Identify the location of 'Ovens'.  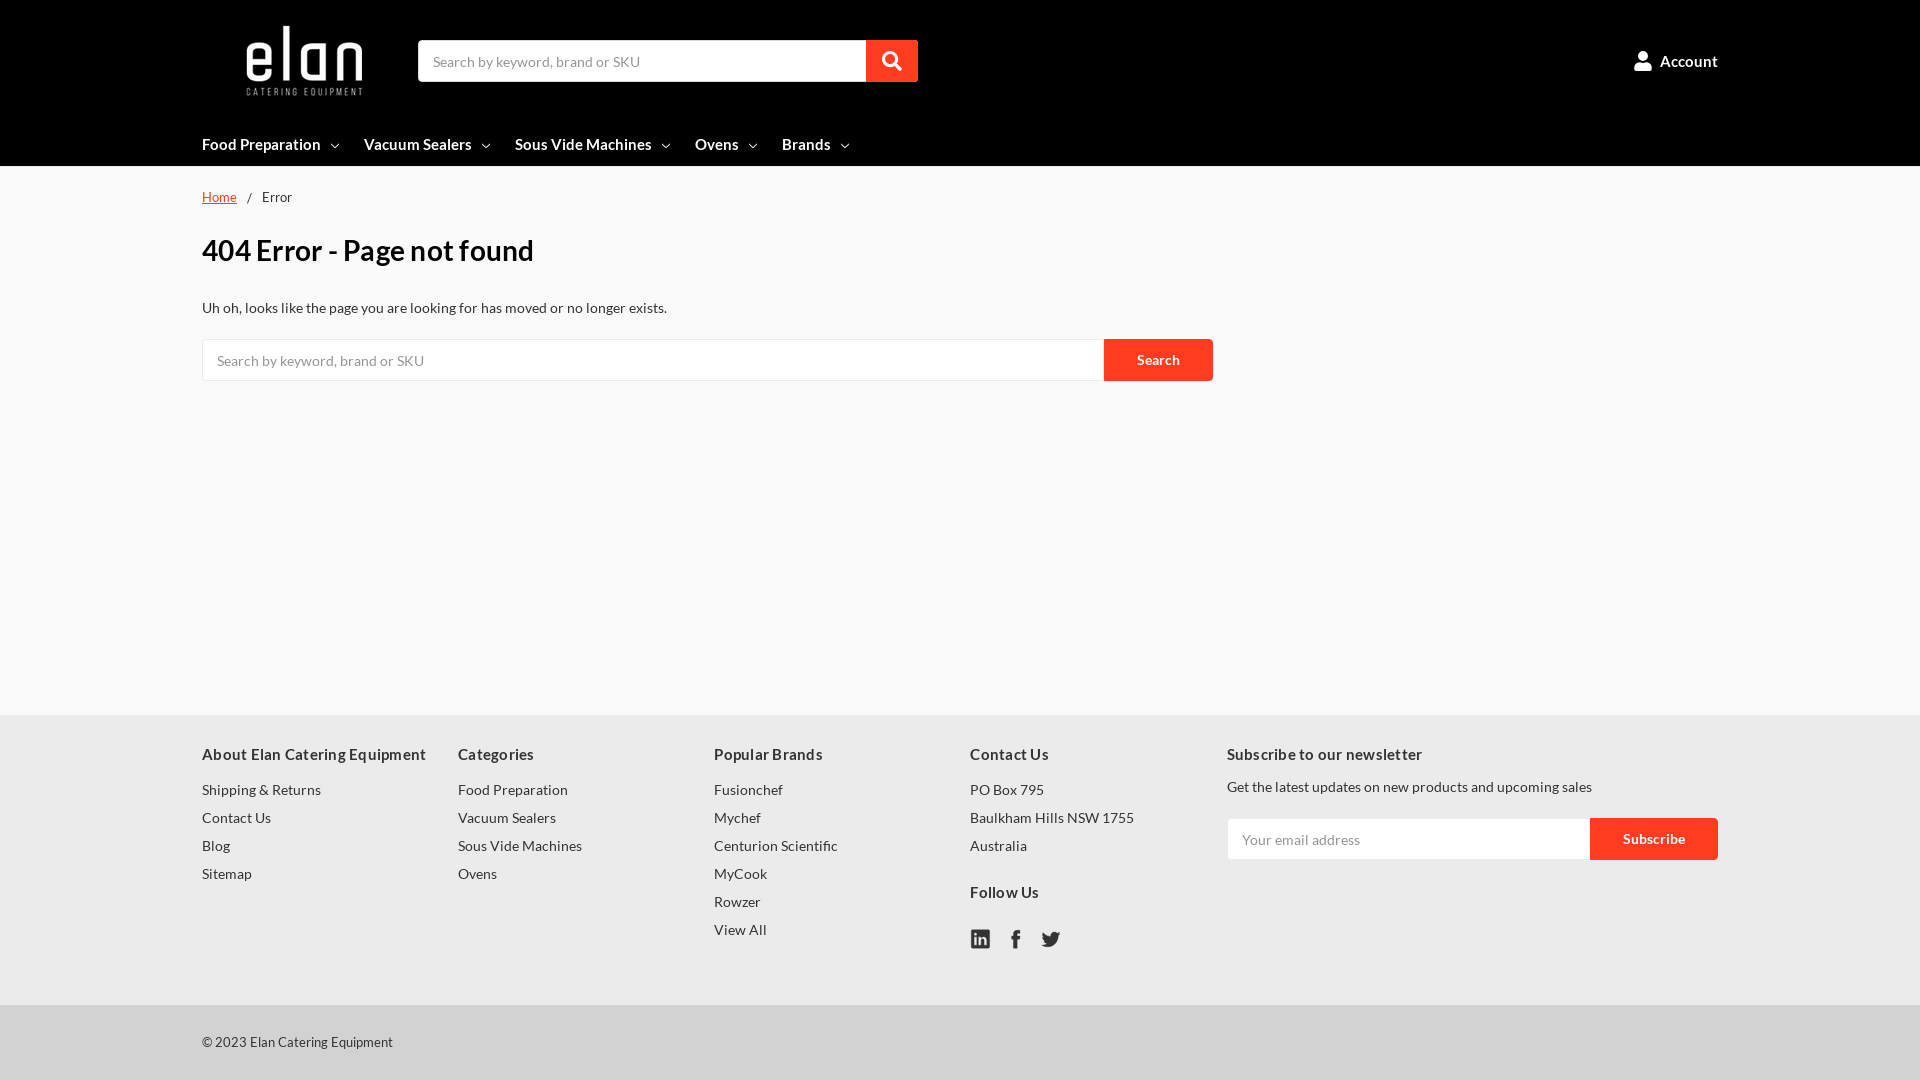
(476, 872).